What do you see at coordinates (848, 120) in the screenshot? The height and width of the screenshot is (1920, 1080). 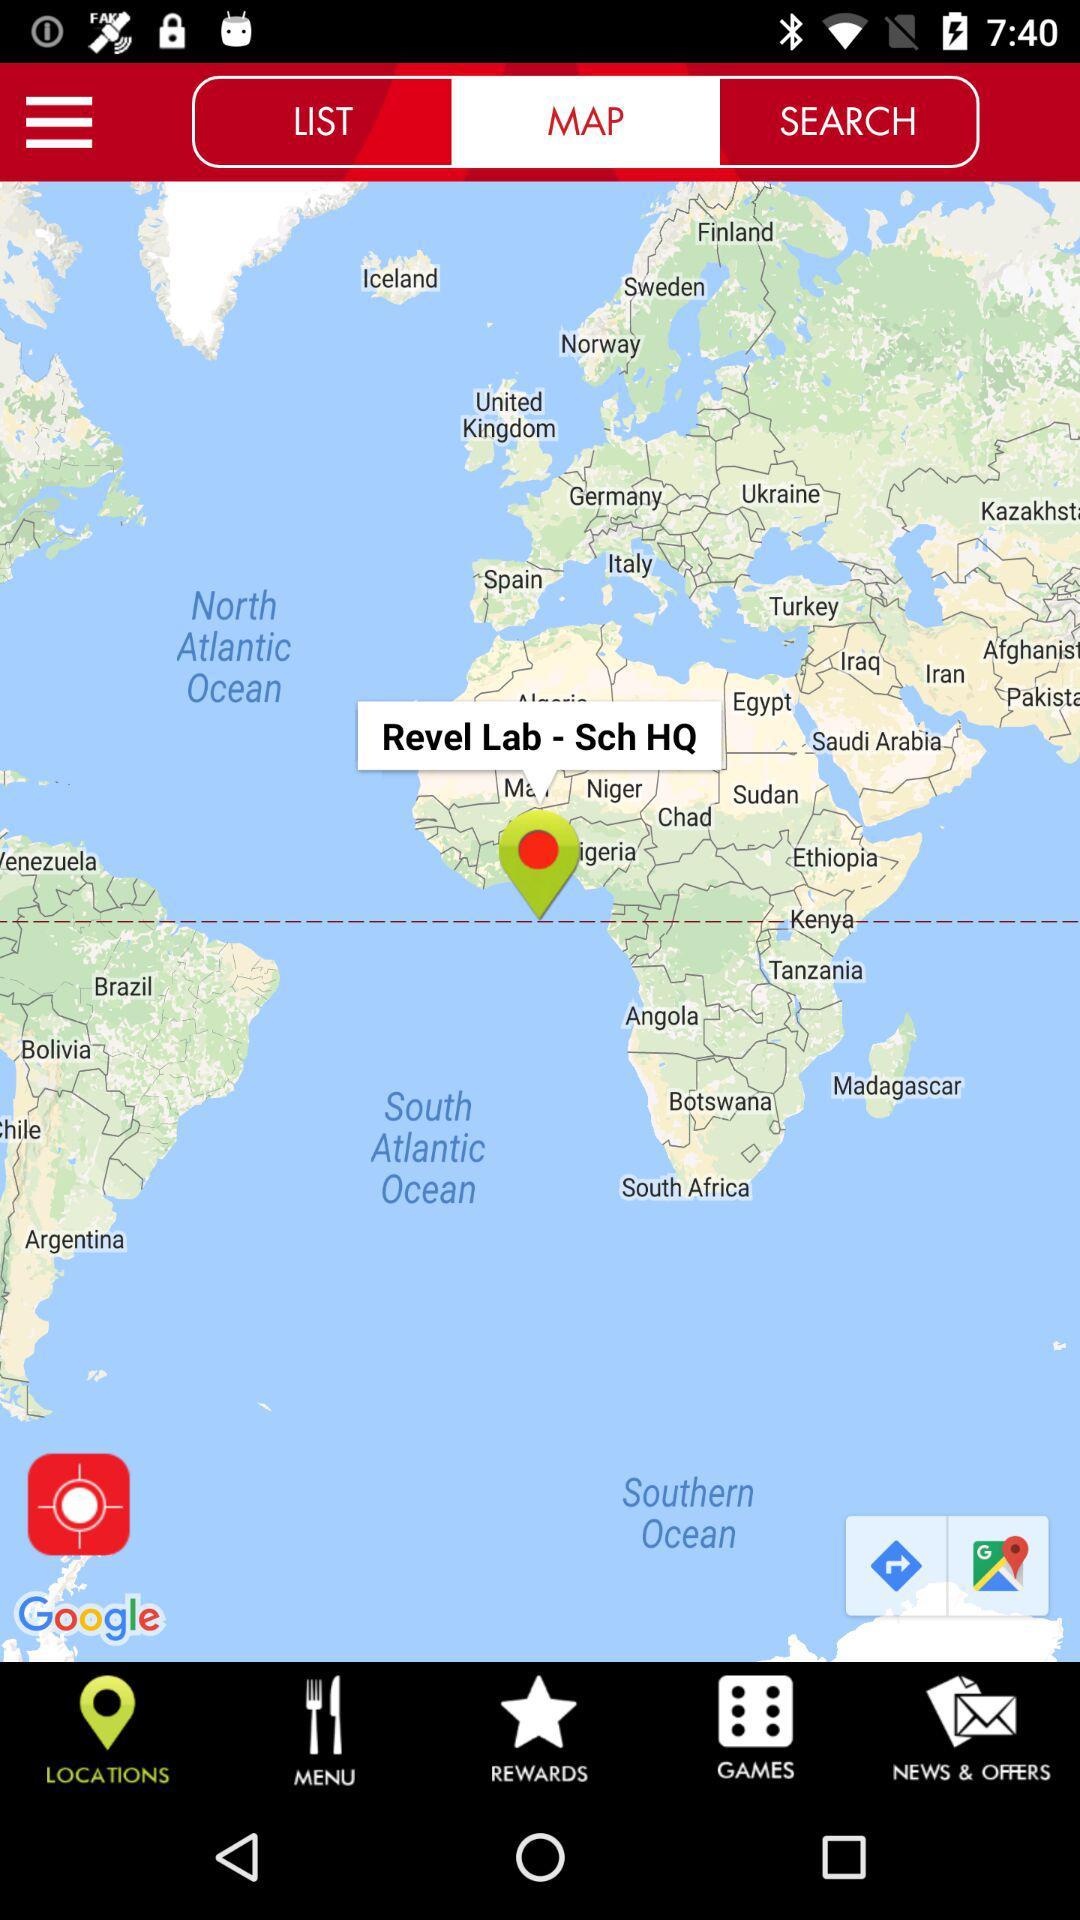 I see `the icon to the right of map item` at bounding box center [848, 120].